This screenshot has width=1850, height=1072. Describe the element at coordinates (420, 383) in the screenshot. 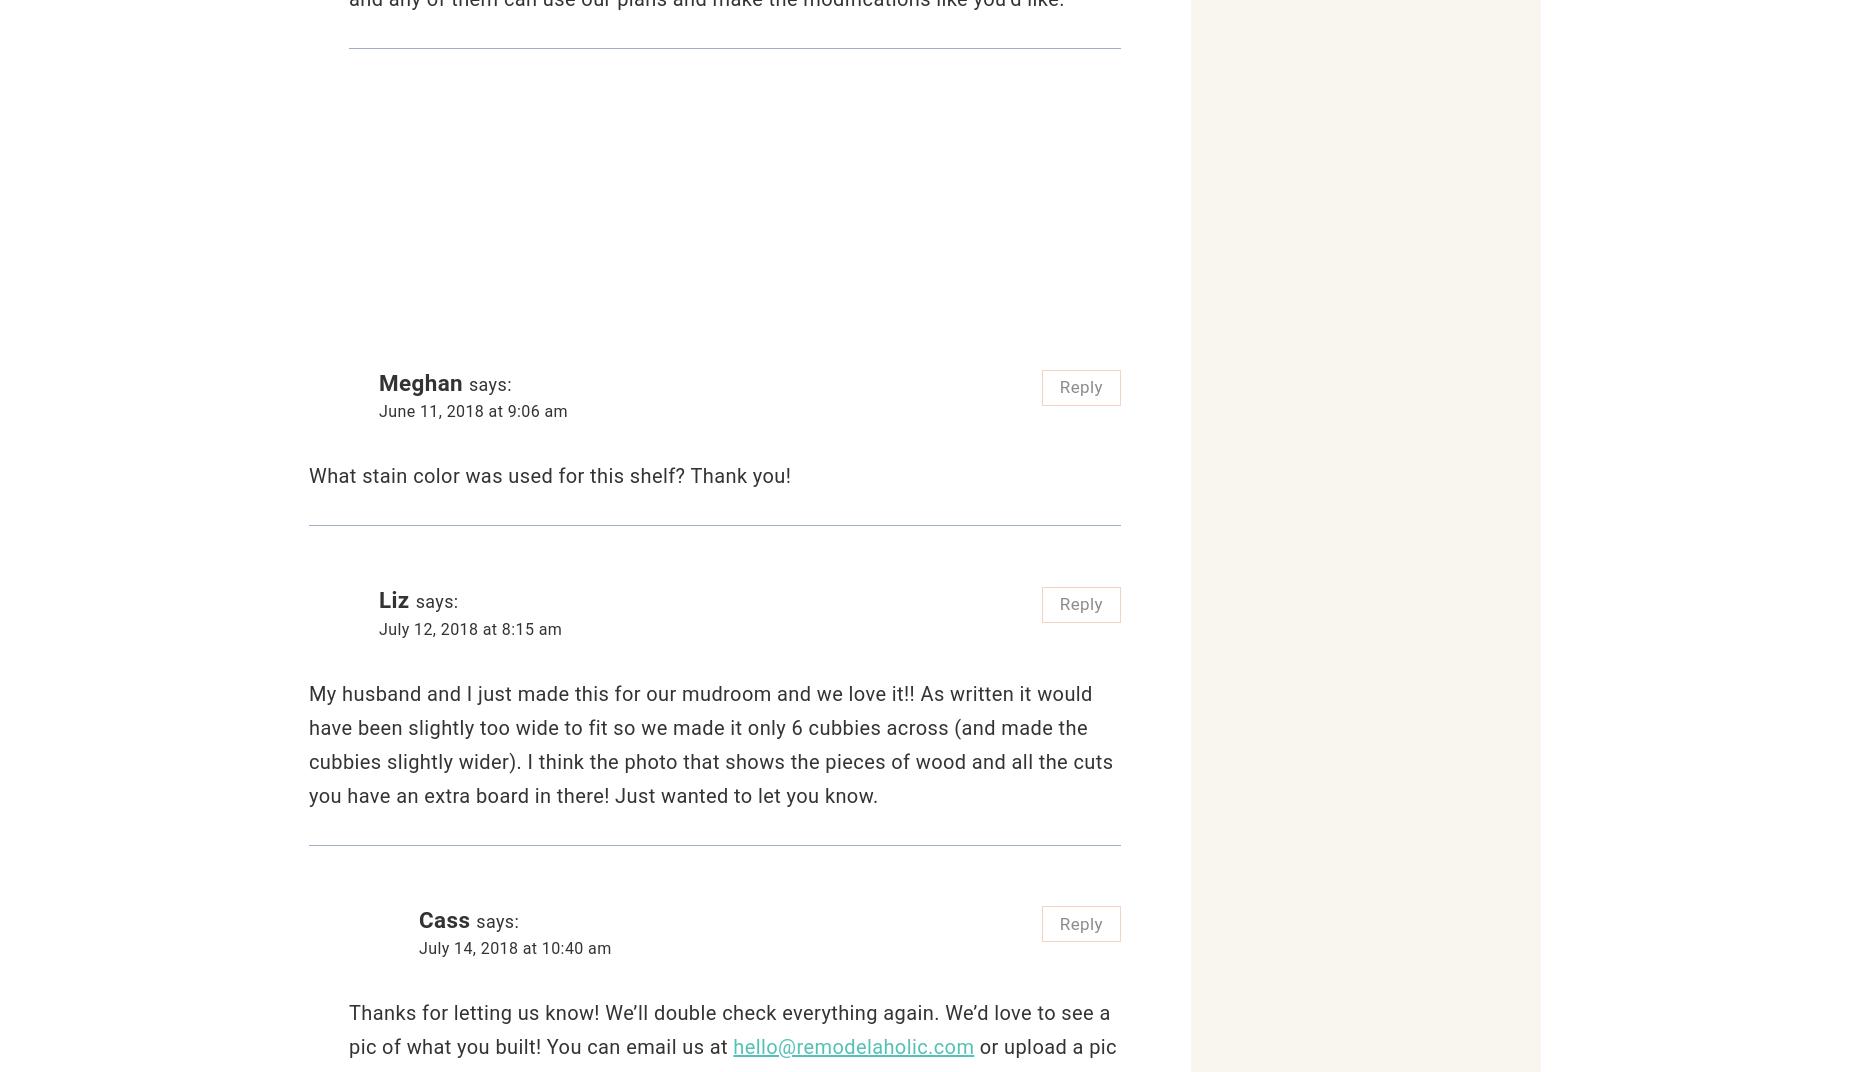

I see `'Meghan'` at that location.